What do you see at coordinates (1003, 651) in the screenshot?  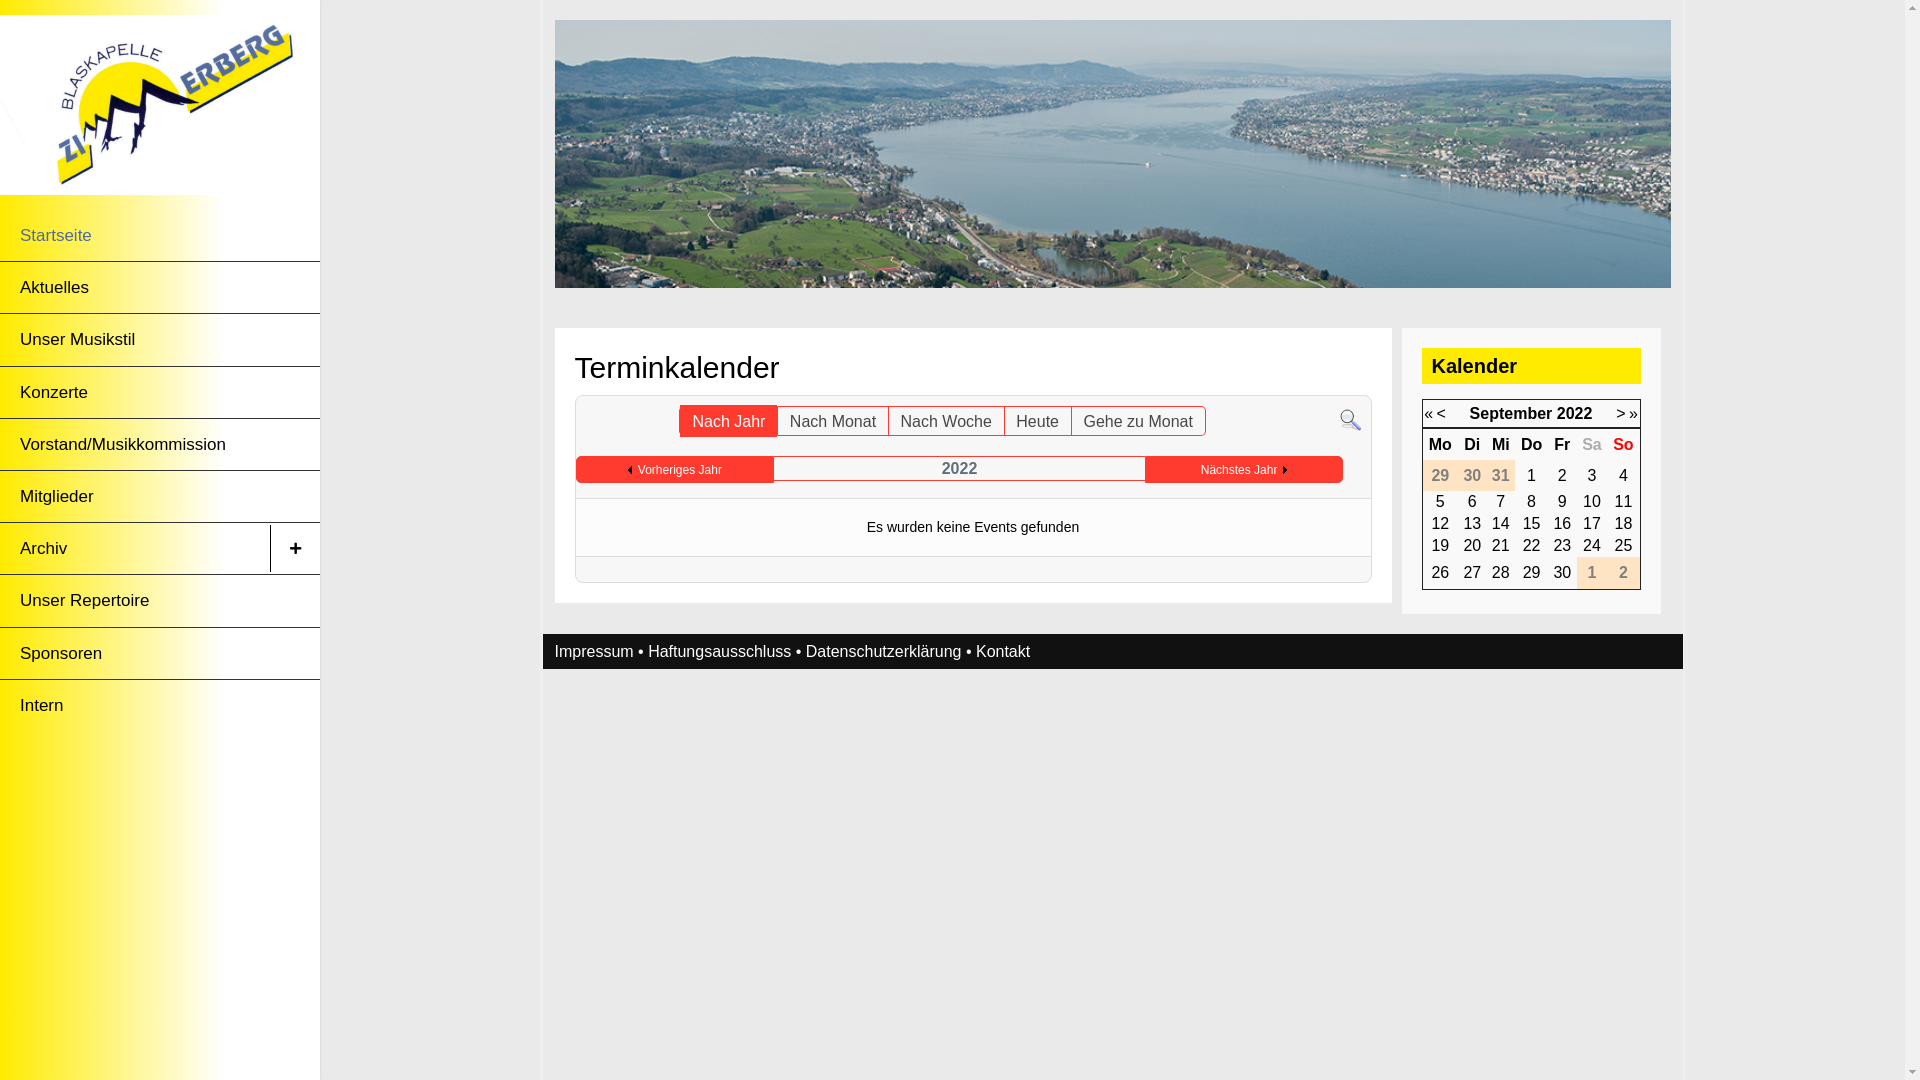 I see `'Kontakt'` at bounding box center [1003, 651].